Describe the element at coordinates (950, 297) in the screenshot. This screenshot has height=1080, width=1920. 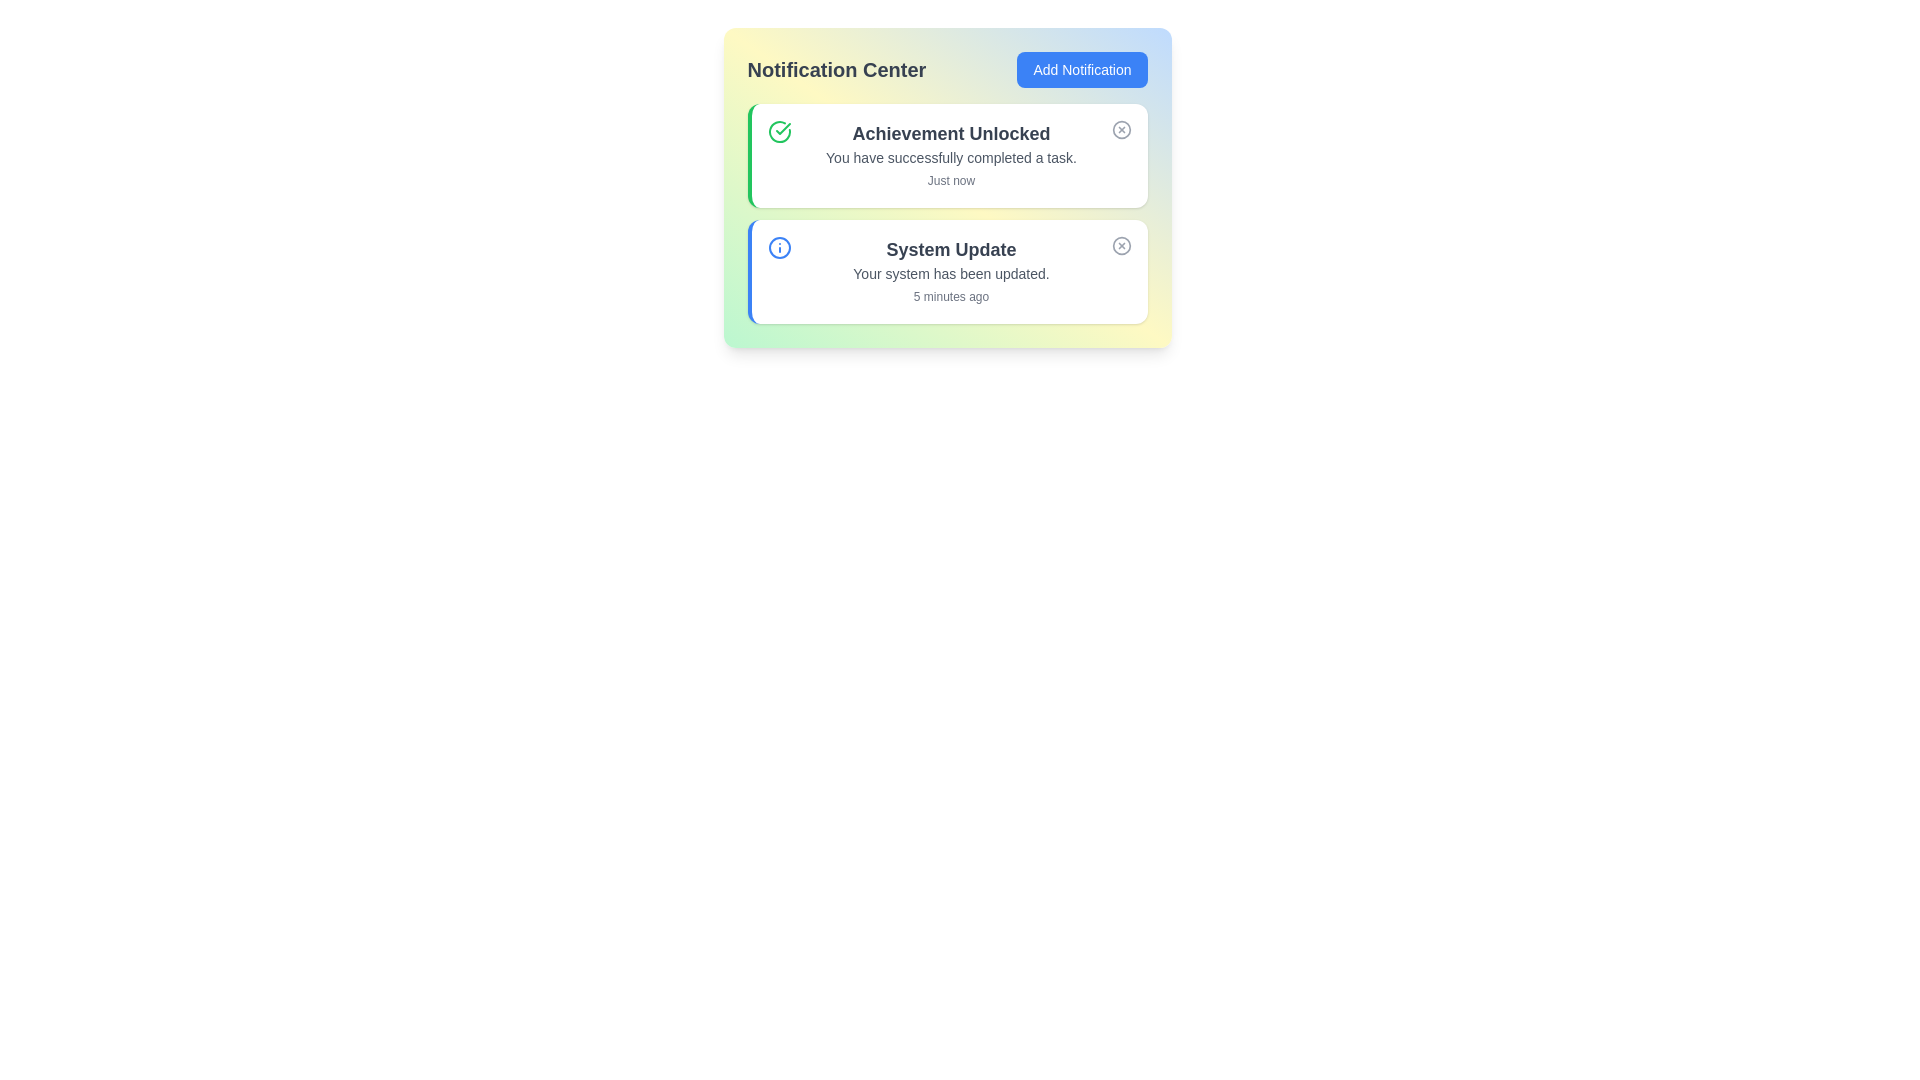
I see `informational text displaying '5 minutes ago' located at the bottom-right of the 'System Update' notification, below the main message and aligned to the right` at that location.